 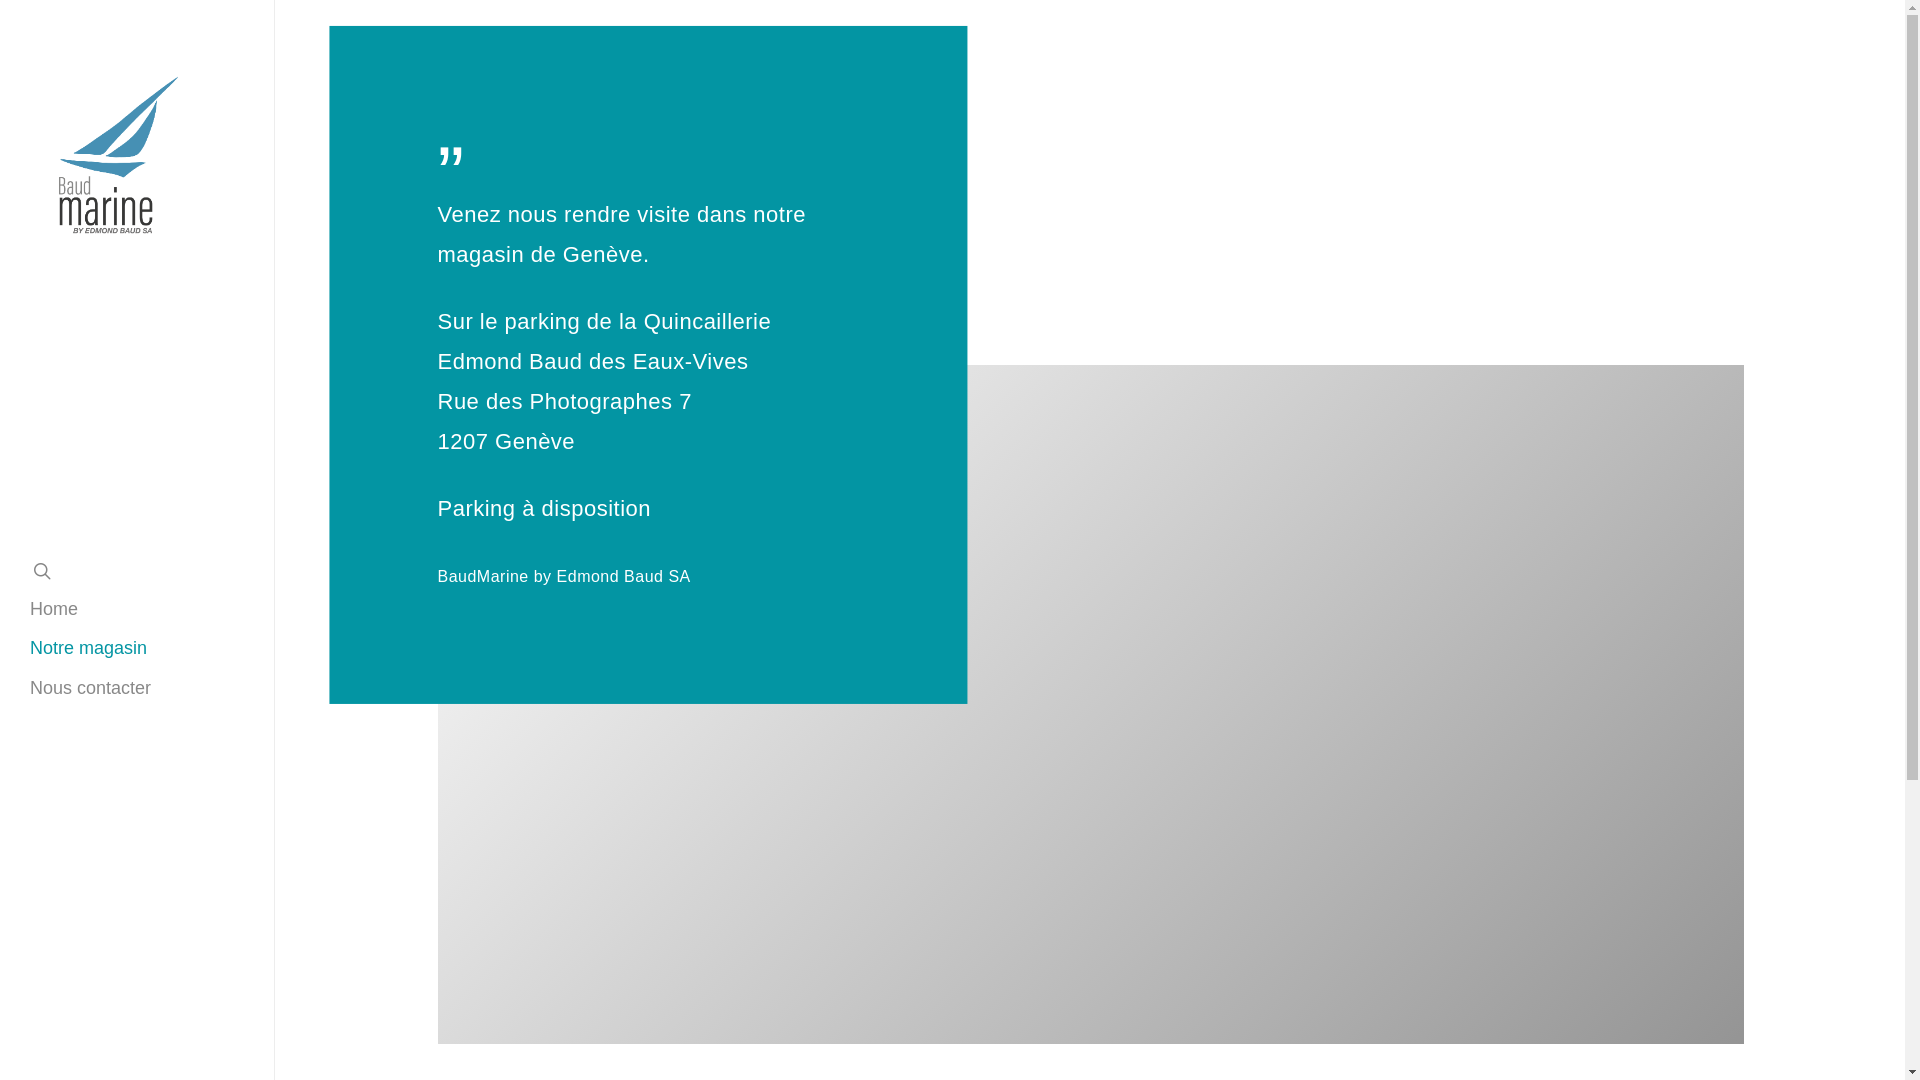 What do you see at coordinates (87, 648) in the screenshot?
I see `'Notre magasin'` at bounding box center [87, 648].